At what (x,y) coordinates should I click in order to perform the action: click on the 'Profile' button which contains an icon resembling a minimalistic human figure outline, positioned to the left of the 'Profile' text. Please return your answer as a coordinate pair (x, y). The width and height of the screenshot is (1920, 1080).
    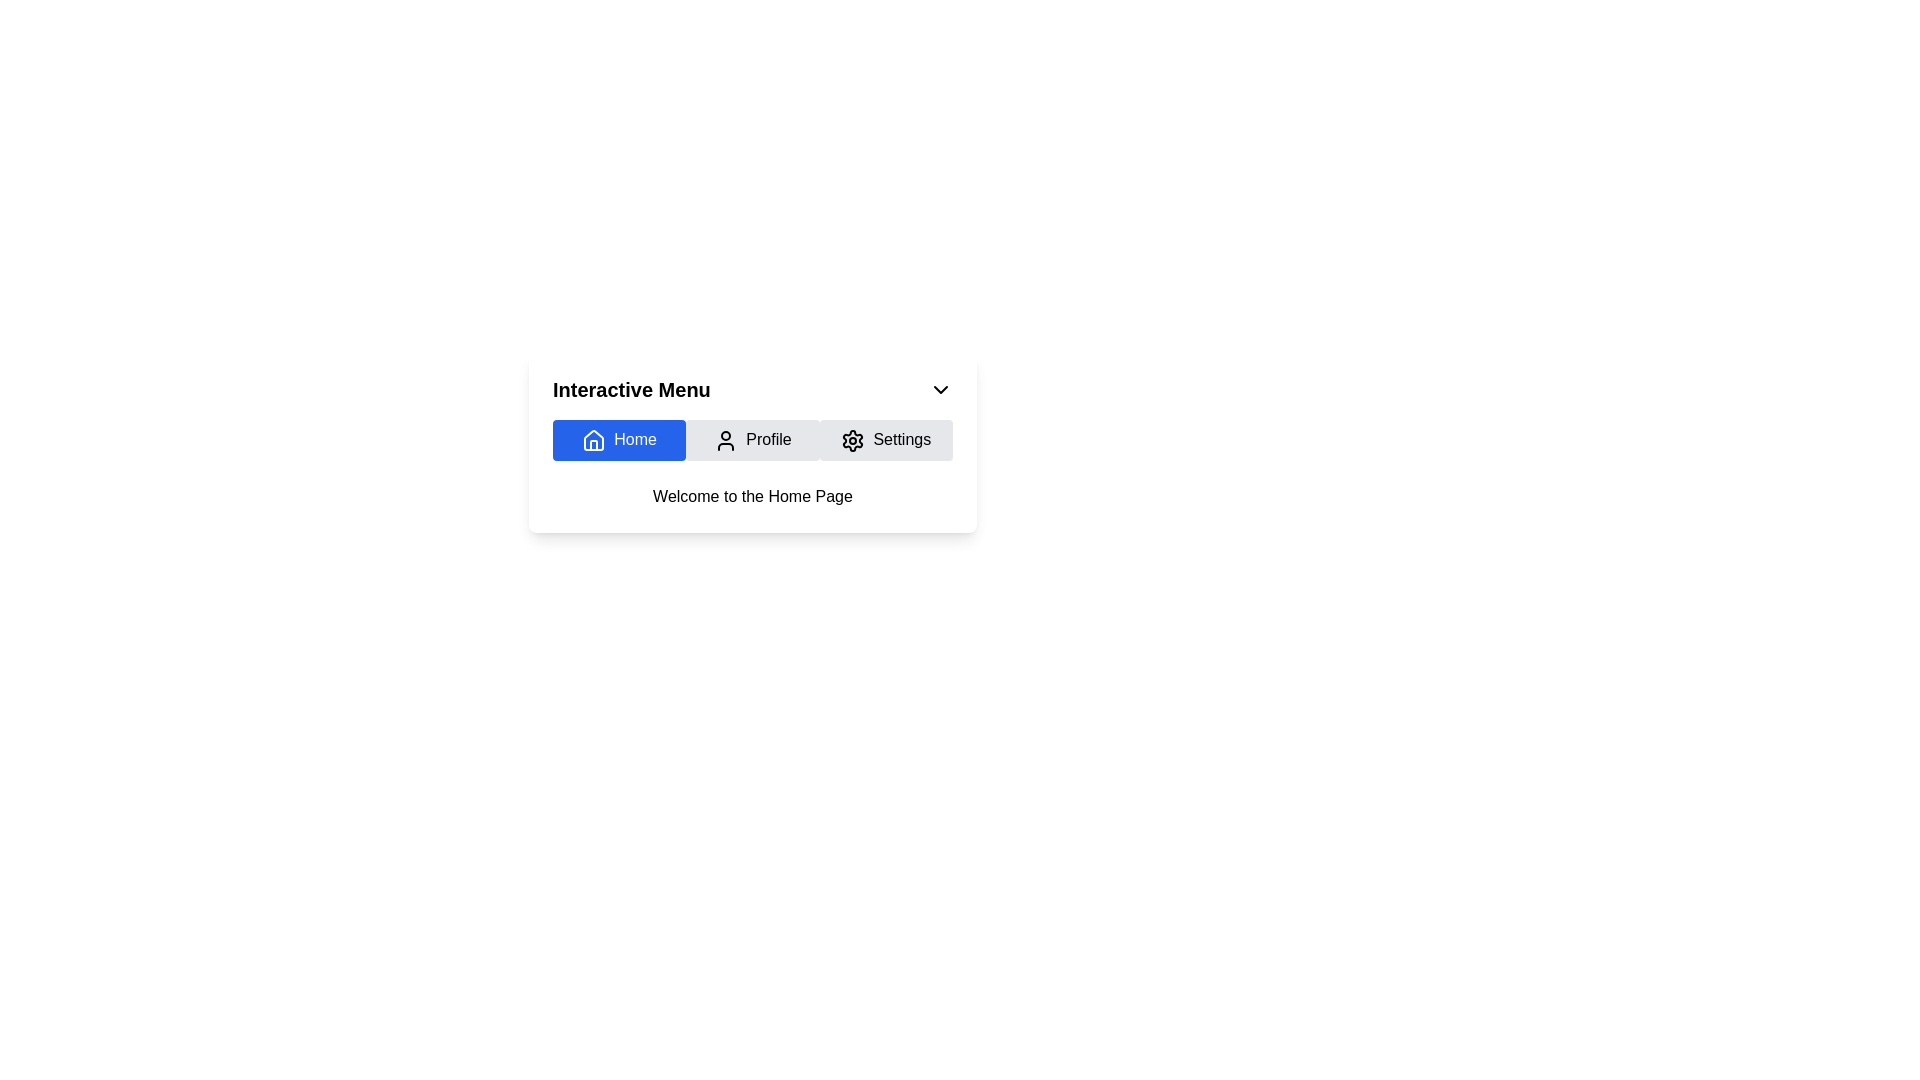
    Looking at the image, I should click on (725, 439).